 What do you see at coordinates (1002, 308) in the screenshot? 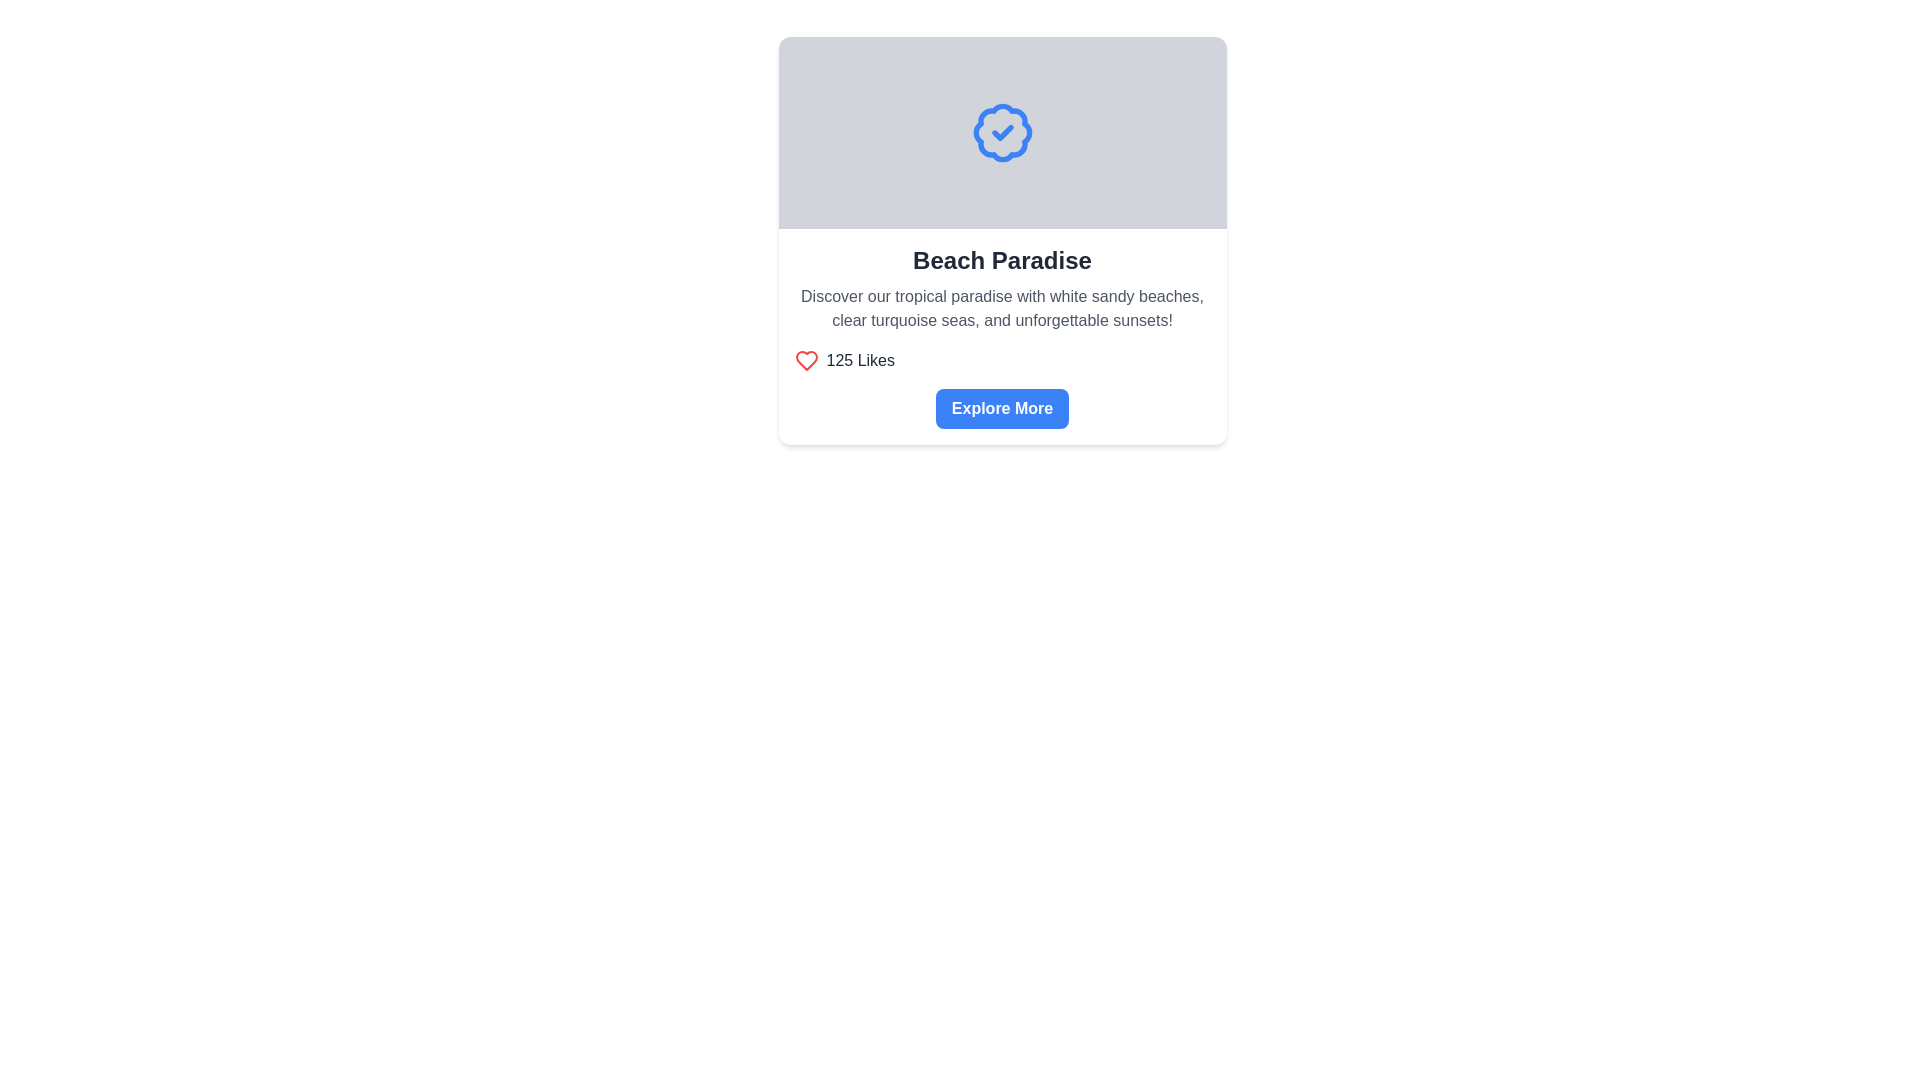
I see `the static text block that describes the tropical destination, which is positioned below the bold title and above the '125 Likes' section` at bounding box center [1002, 308].